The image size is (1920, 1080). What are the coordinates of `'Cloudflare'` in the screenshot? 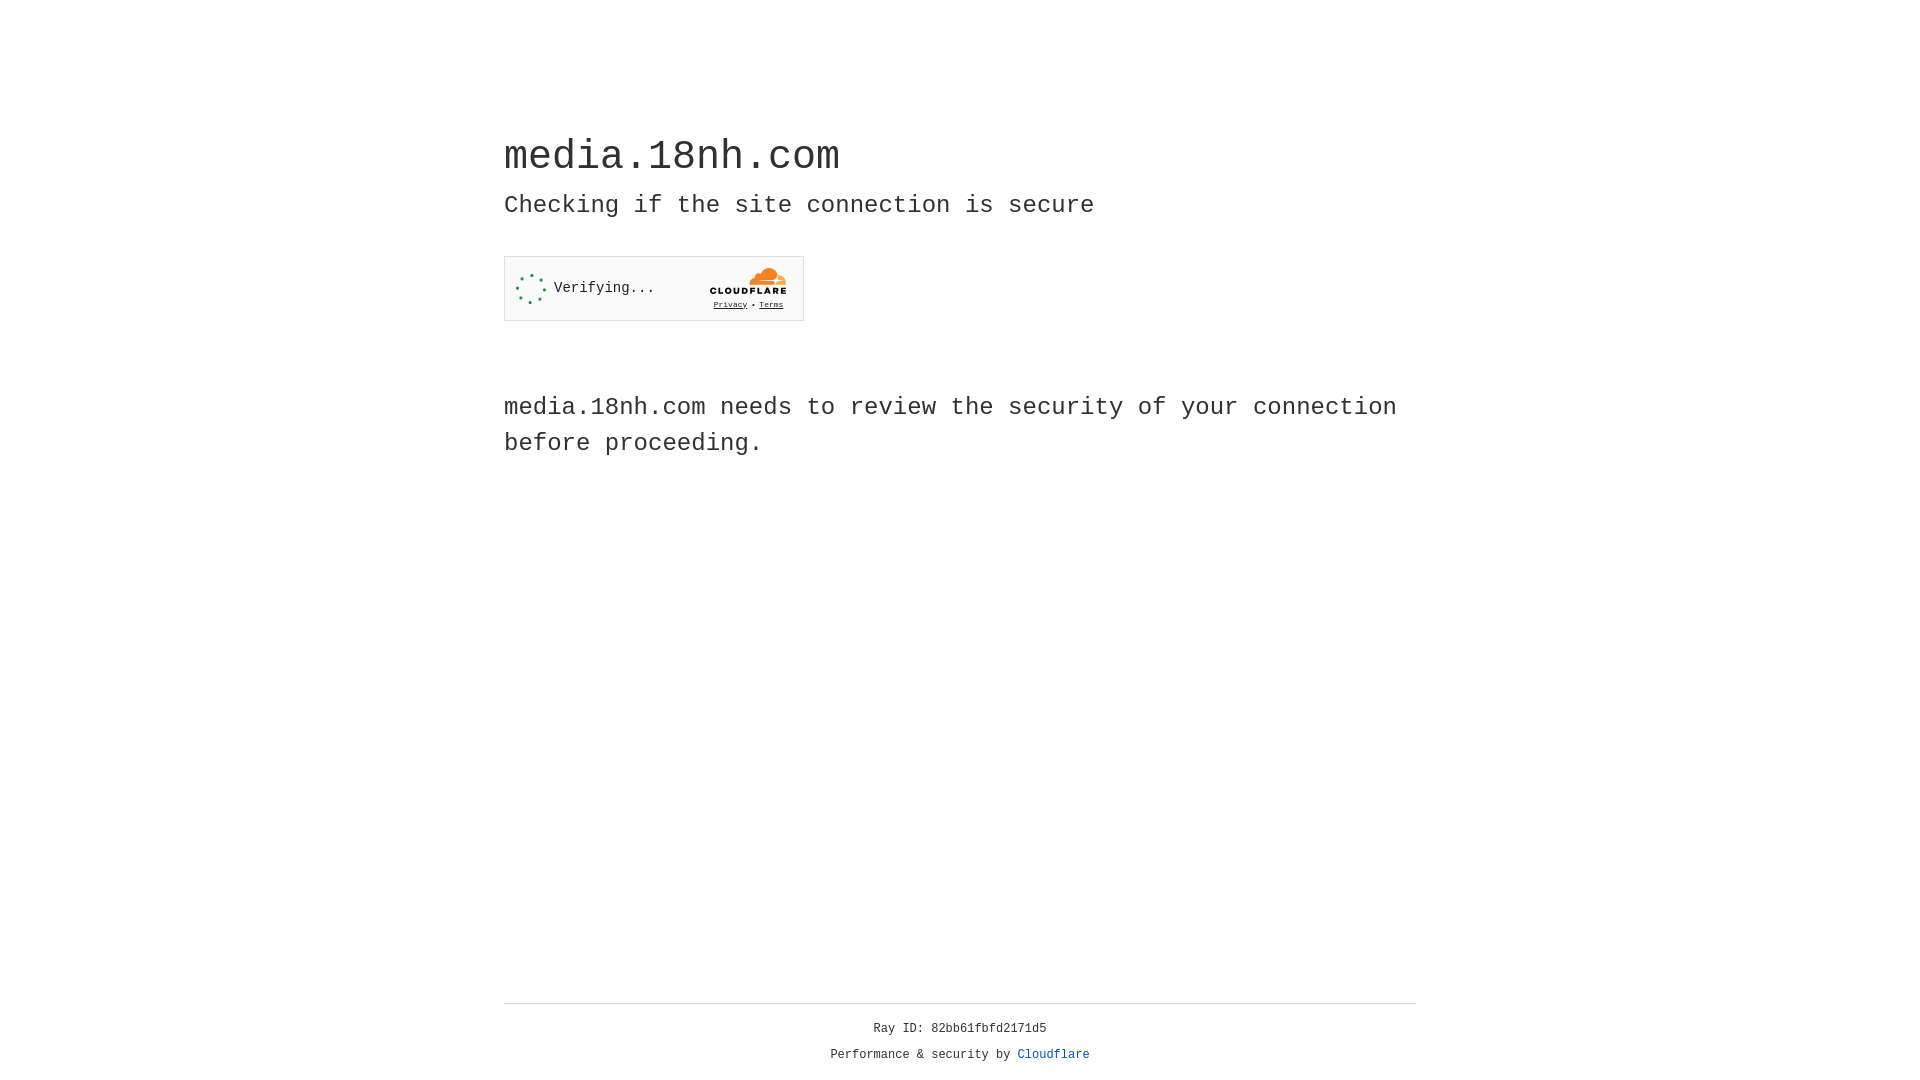 It's located at (1053, 1054).